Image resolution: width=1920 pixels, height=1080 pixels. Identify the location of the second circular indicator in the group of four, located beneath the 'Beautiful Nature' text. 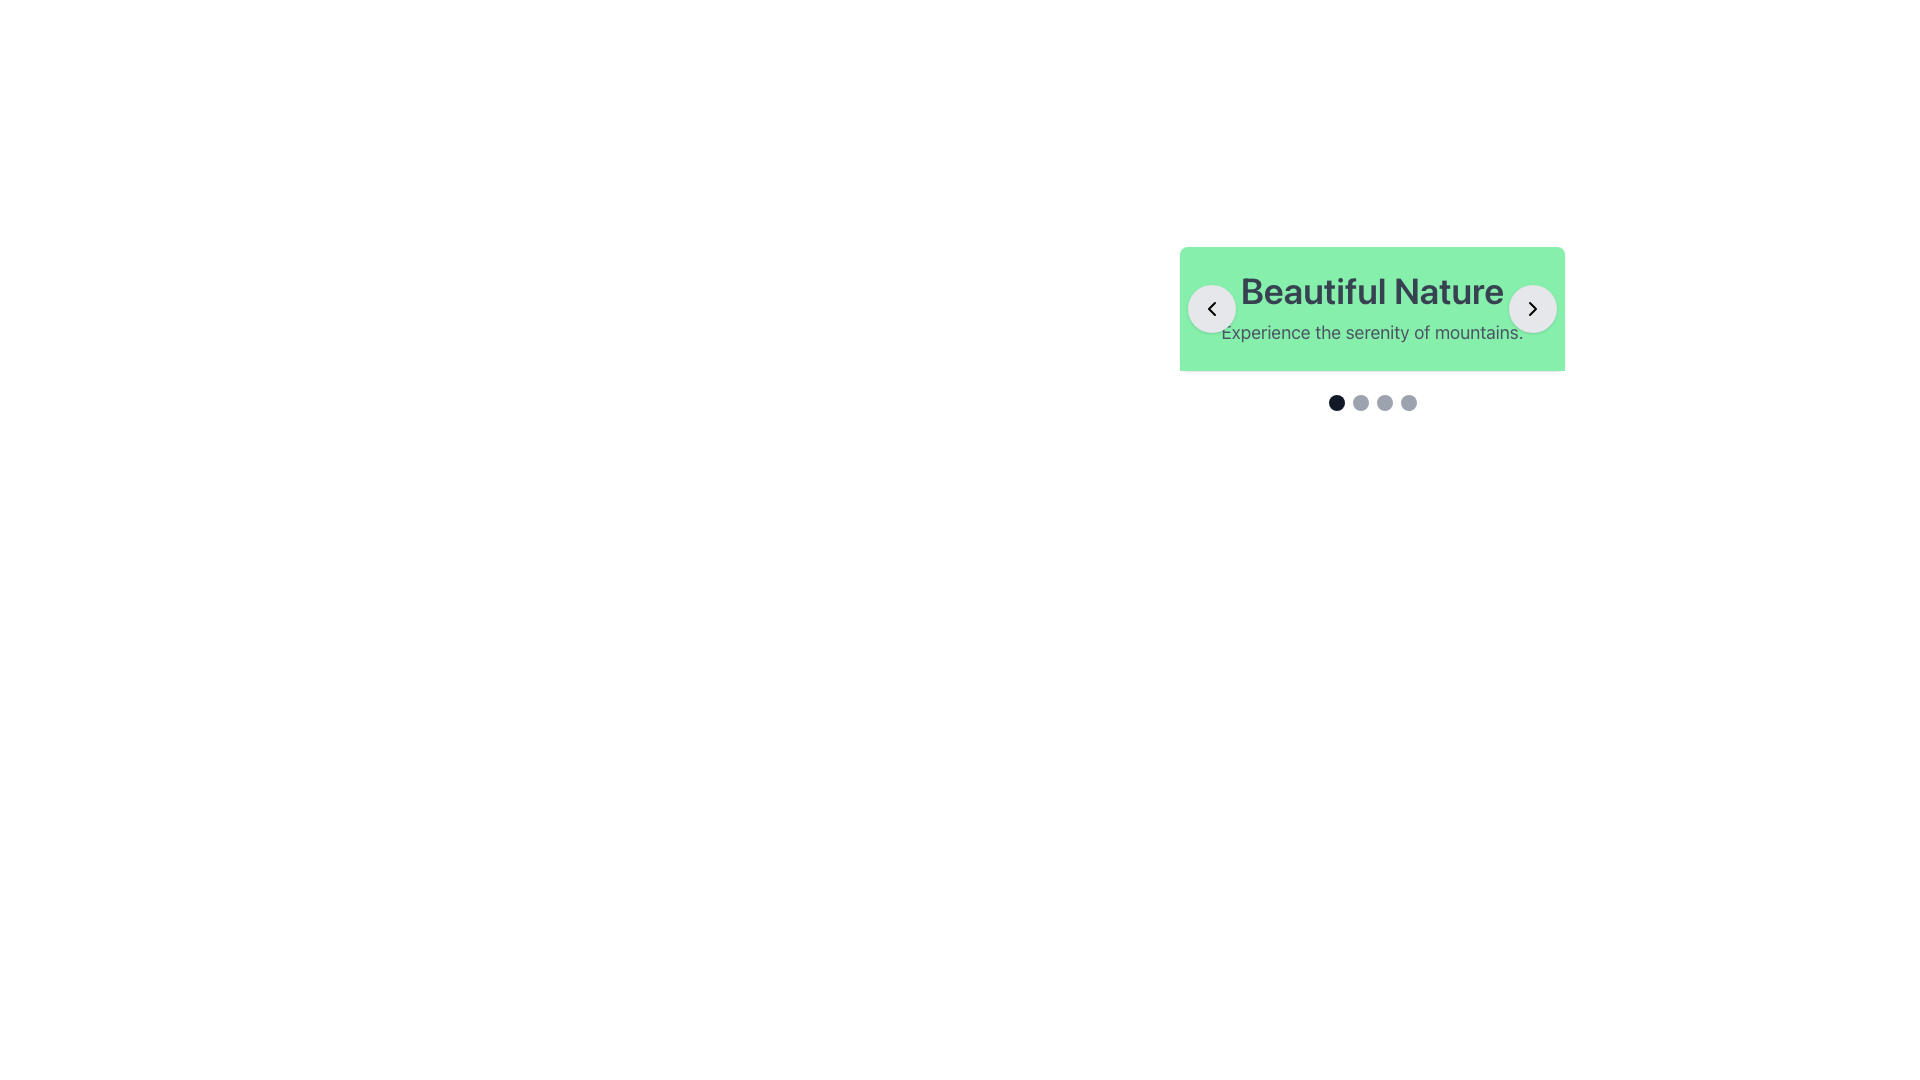
(1360, 402).